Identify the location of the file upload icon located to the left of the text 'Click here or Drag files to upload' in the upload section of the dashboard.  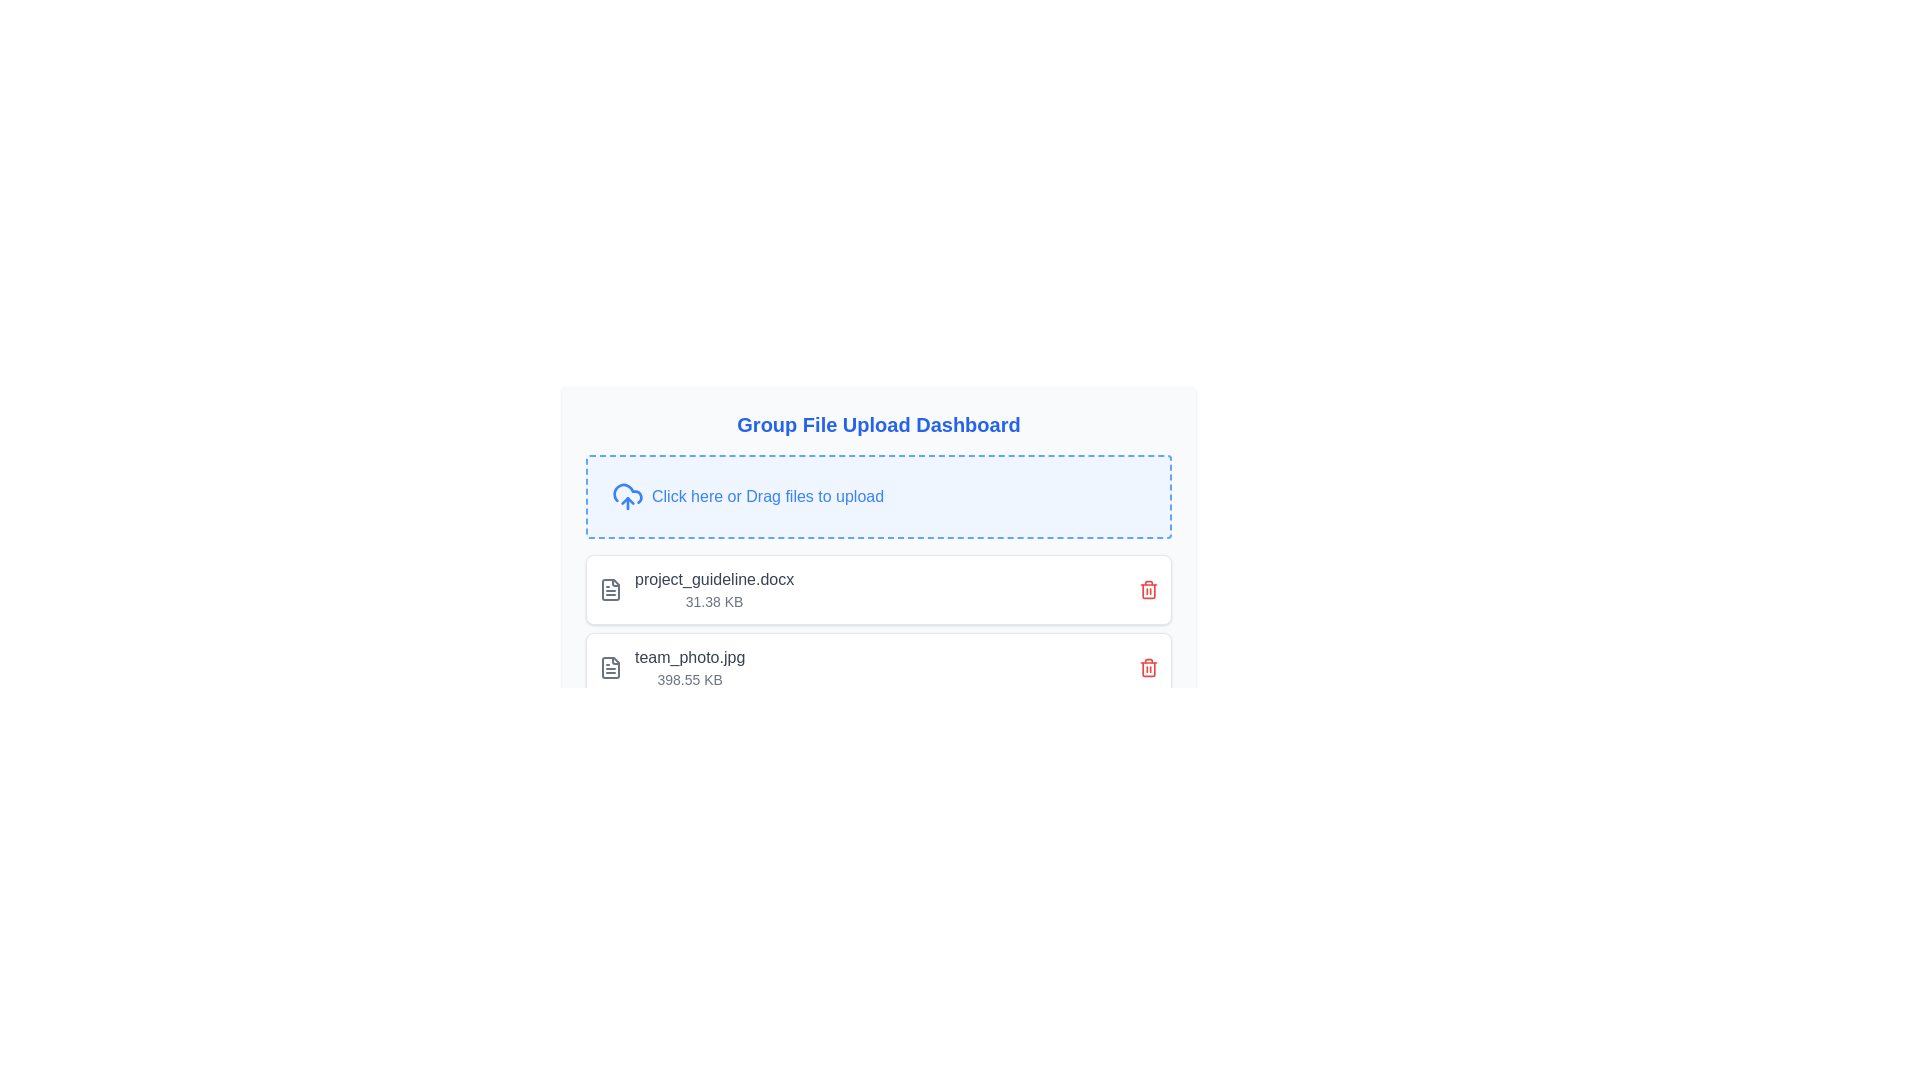
(627, 496).